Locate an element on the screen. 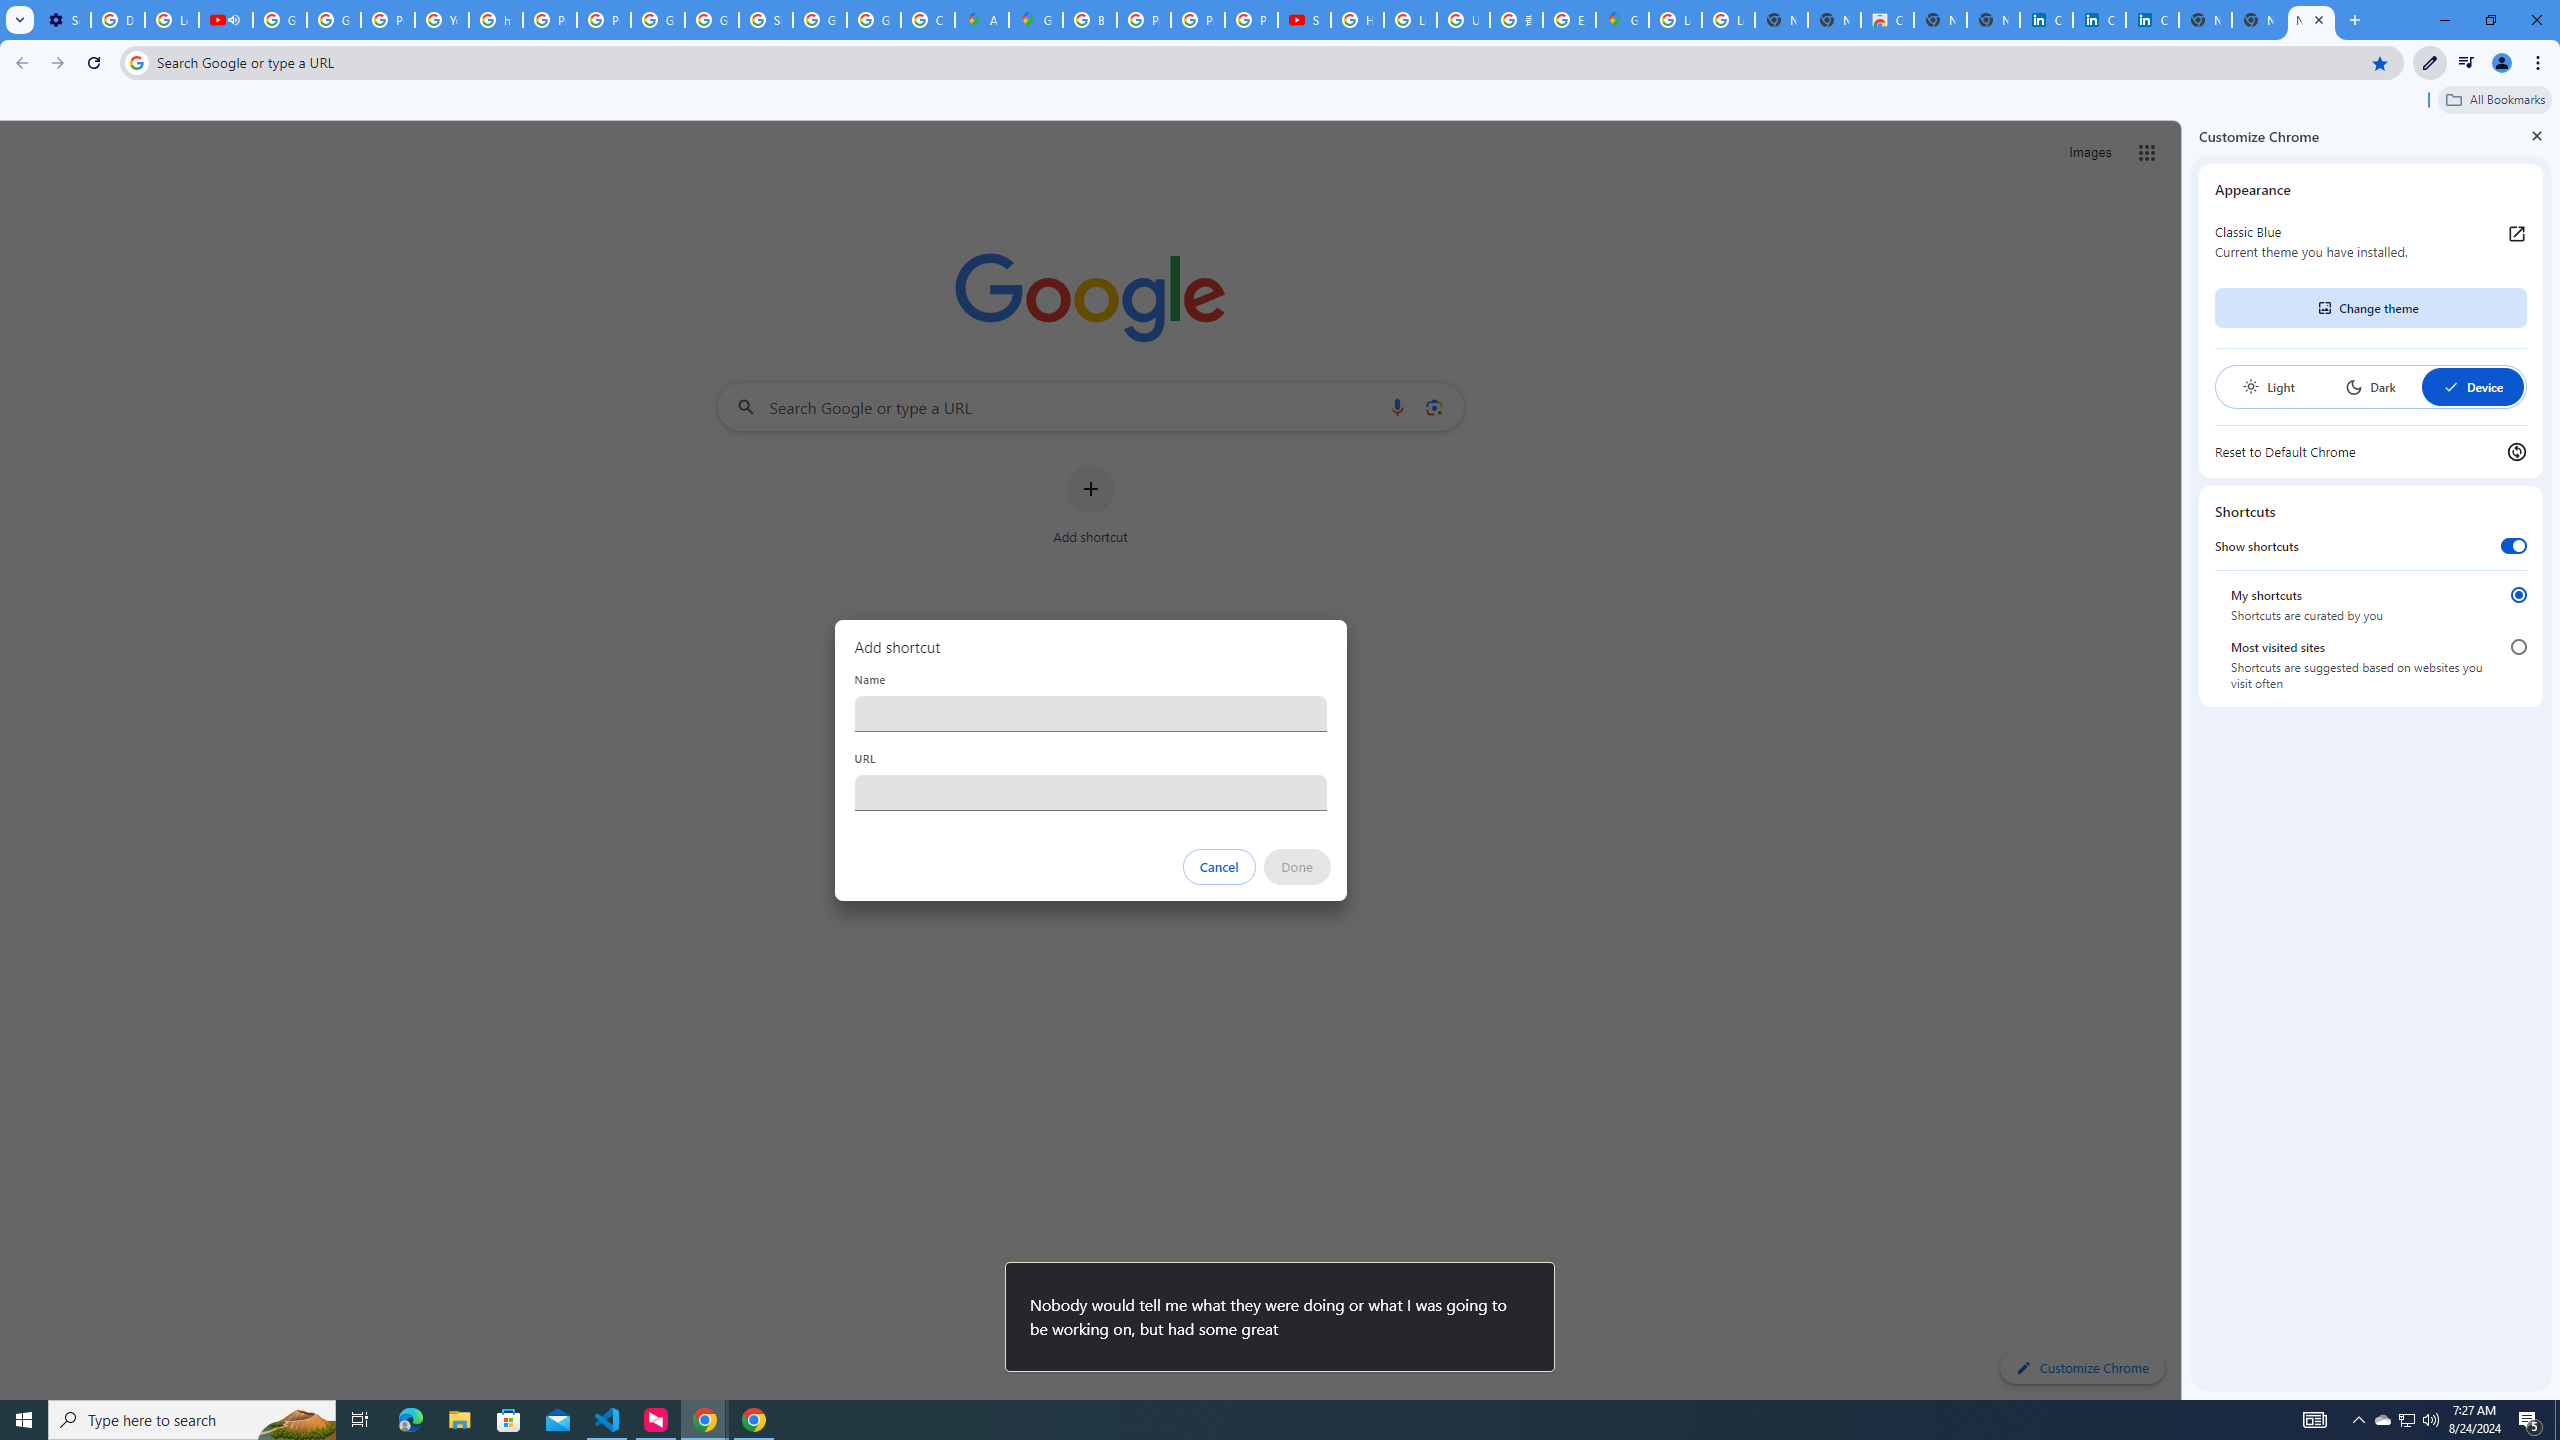 Image resolution: width=2560 pixels, height=1440 pixels. 'Cookie Policy | LinkedIn' is located at coordinates (2099, 19).